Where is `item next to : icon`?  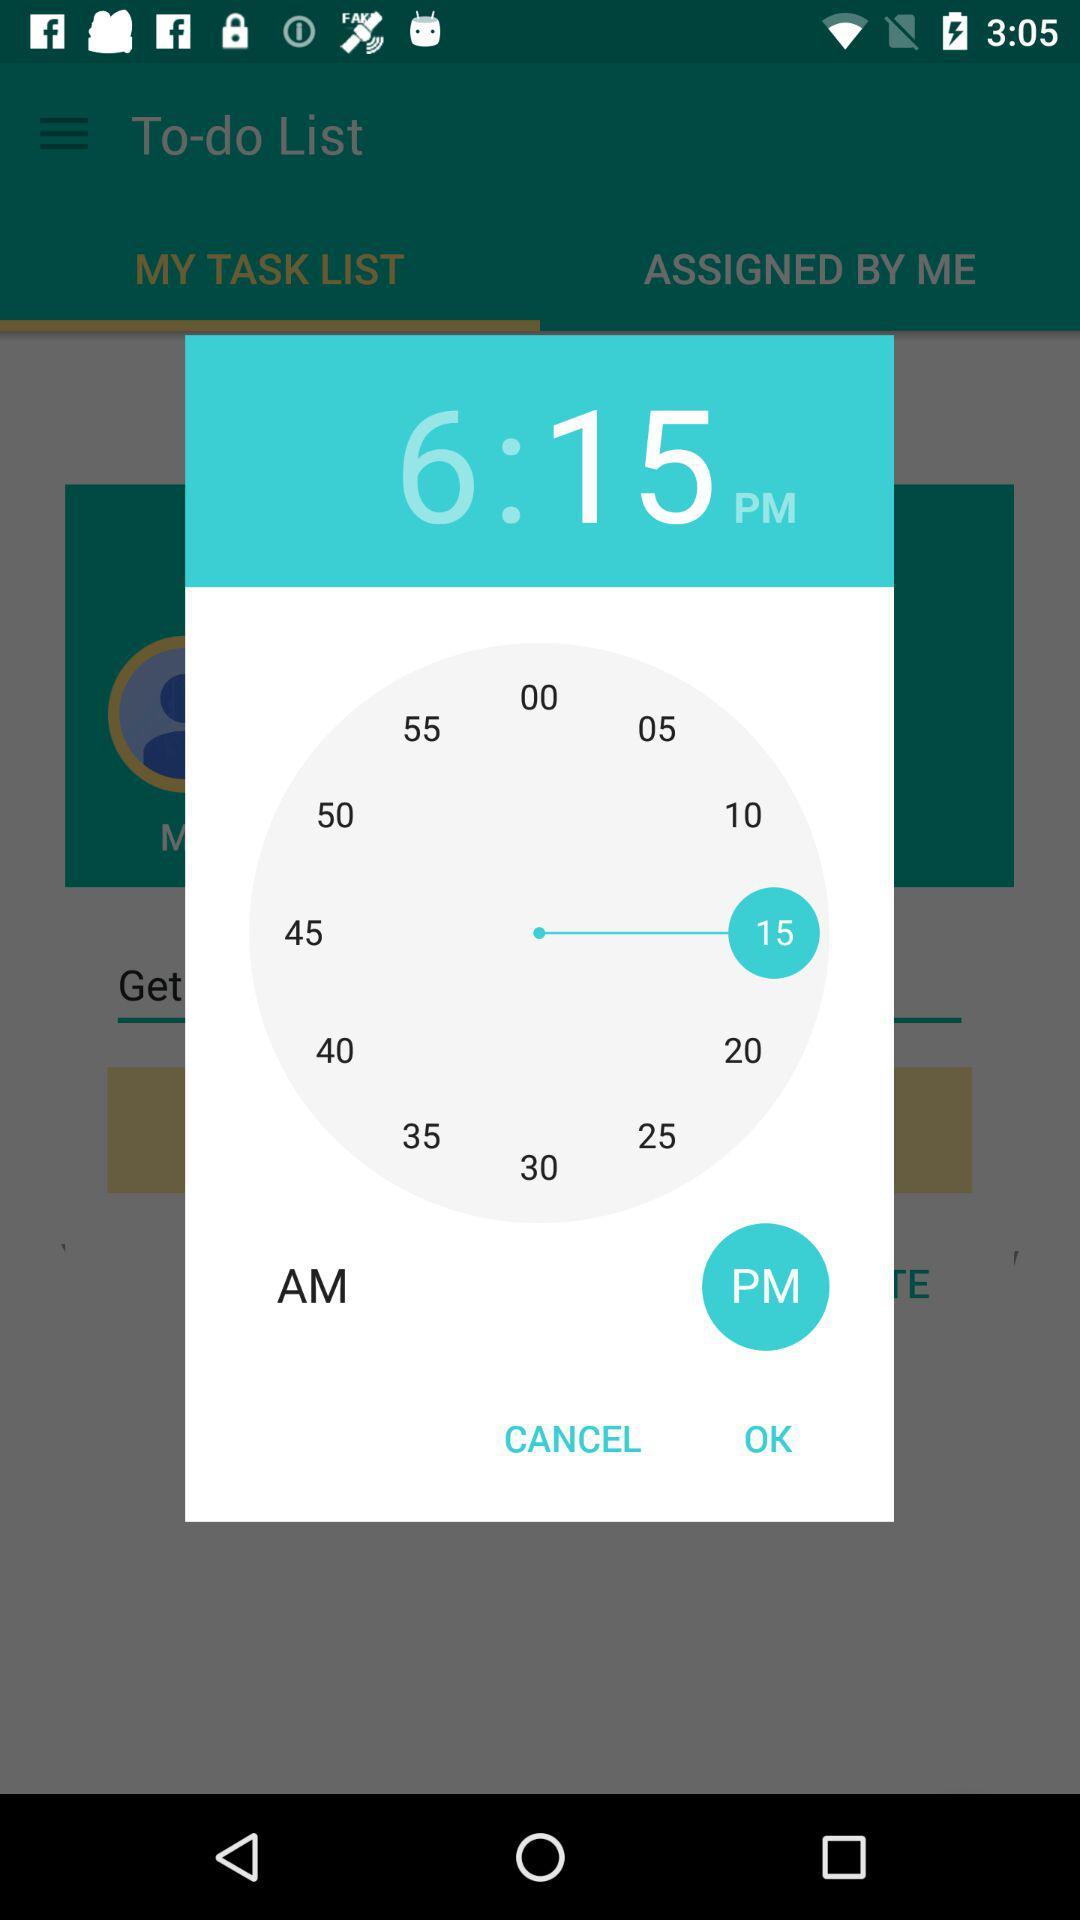
item next to : icon is located at coordinates (436, 459).